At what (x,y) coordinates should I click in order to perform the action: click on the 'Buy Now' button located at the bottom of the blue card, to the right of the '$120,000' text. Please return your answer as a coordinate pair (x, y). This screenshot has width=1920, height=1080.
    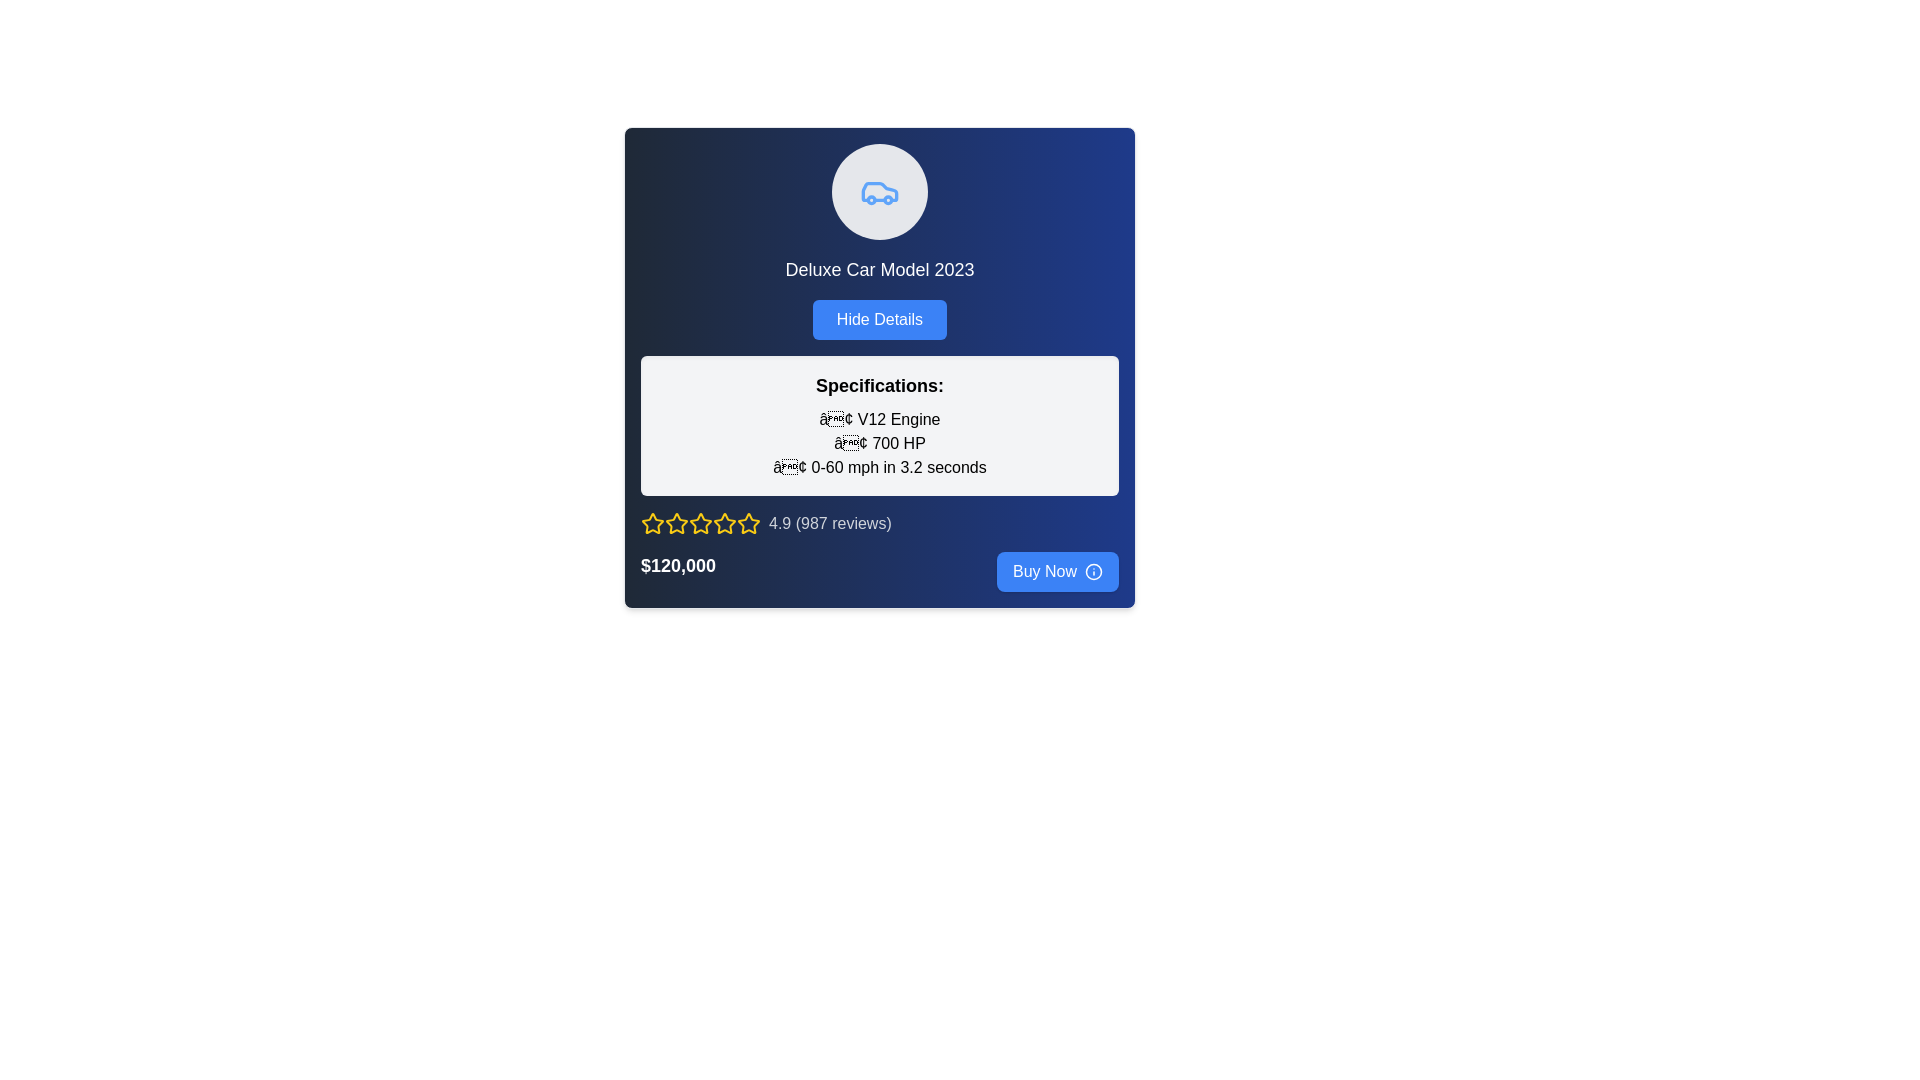
    Looking at the image, I should click on (1056, 571).